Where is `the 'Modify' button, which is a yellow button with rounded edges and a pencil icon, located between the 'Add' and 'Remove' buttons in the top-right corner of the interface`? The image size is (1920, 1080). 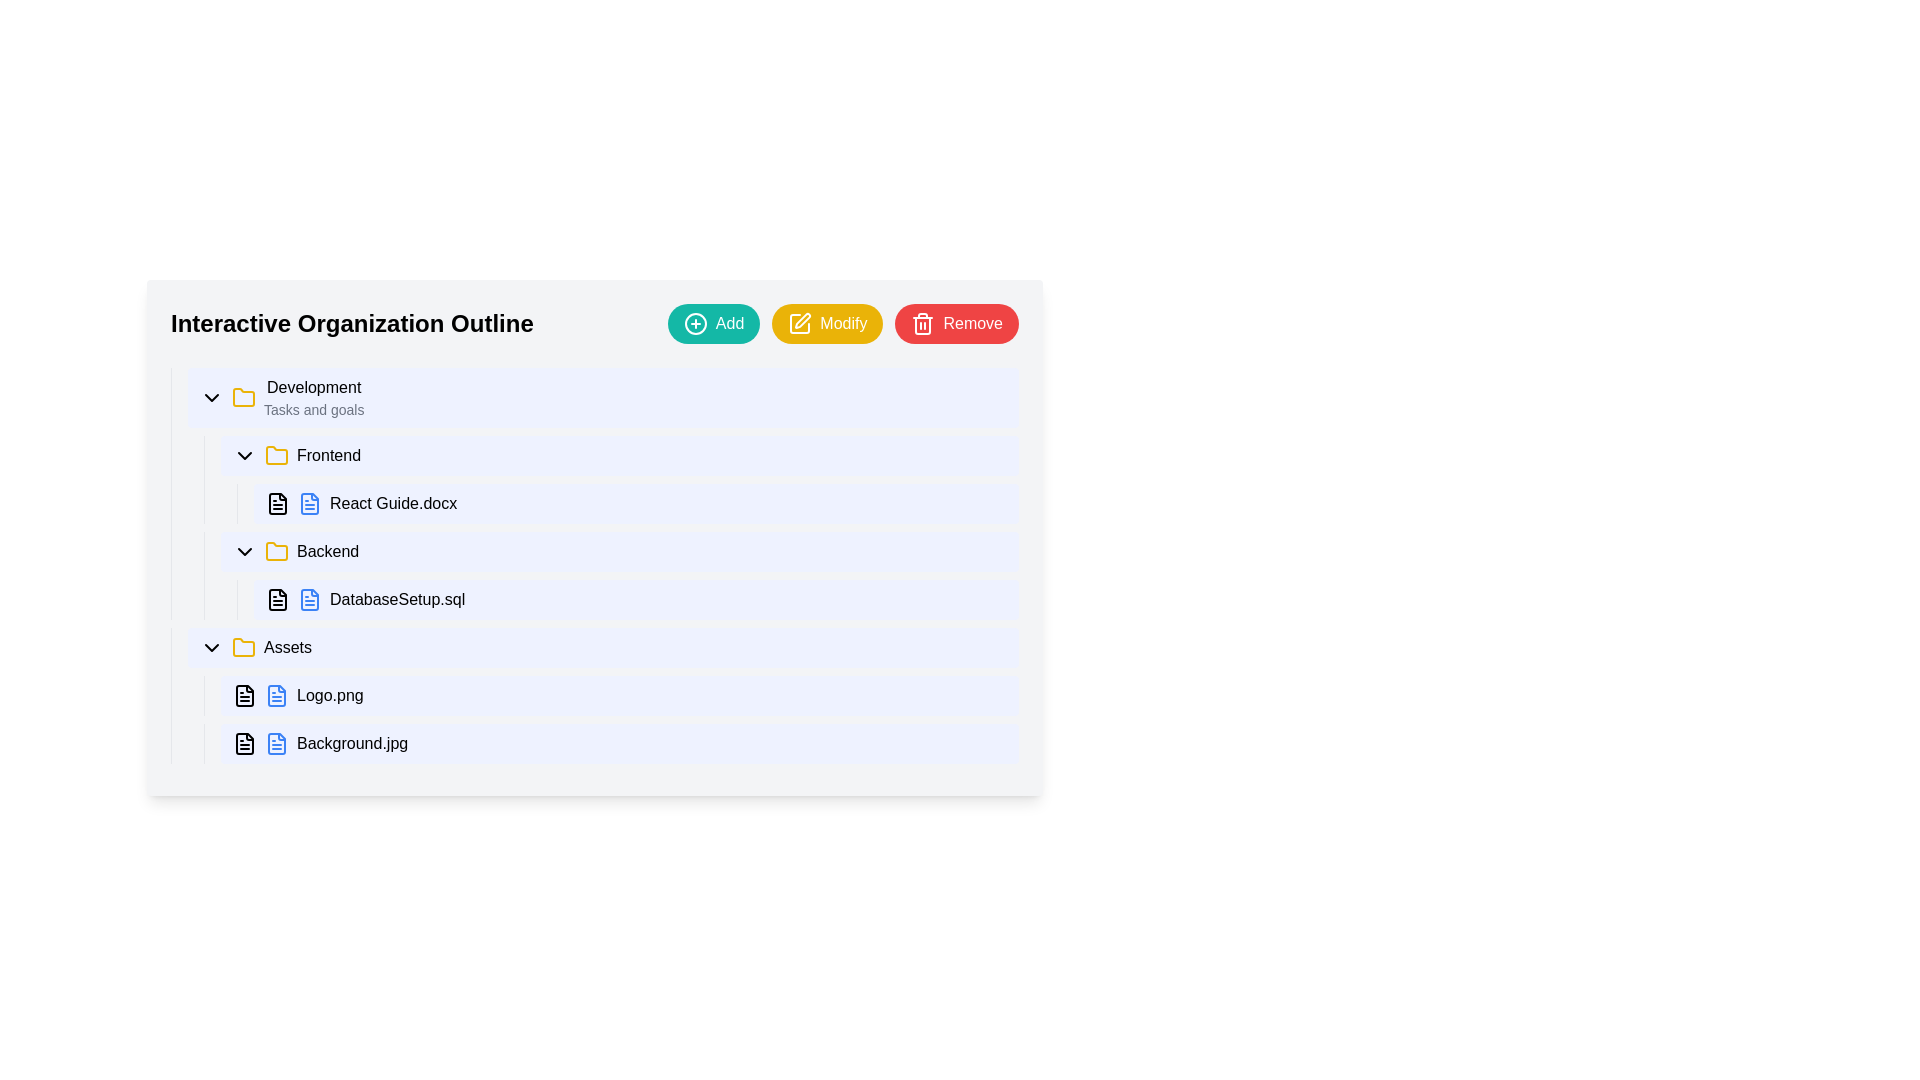 the 'Modify' button, which is a yellow button with rounded edges and a pencil icon, located between the 'Add' and 'Remove' buttons in the top-right corner of the interface is located at coordinates (827, 323).